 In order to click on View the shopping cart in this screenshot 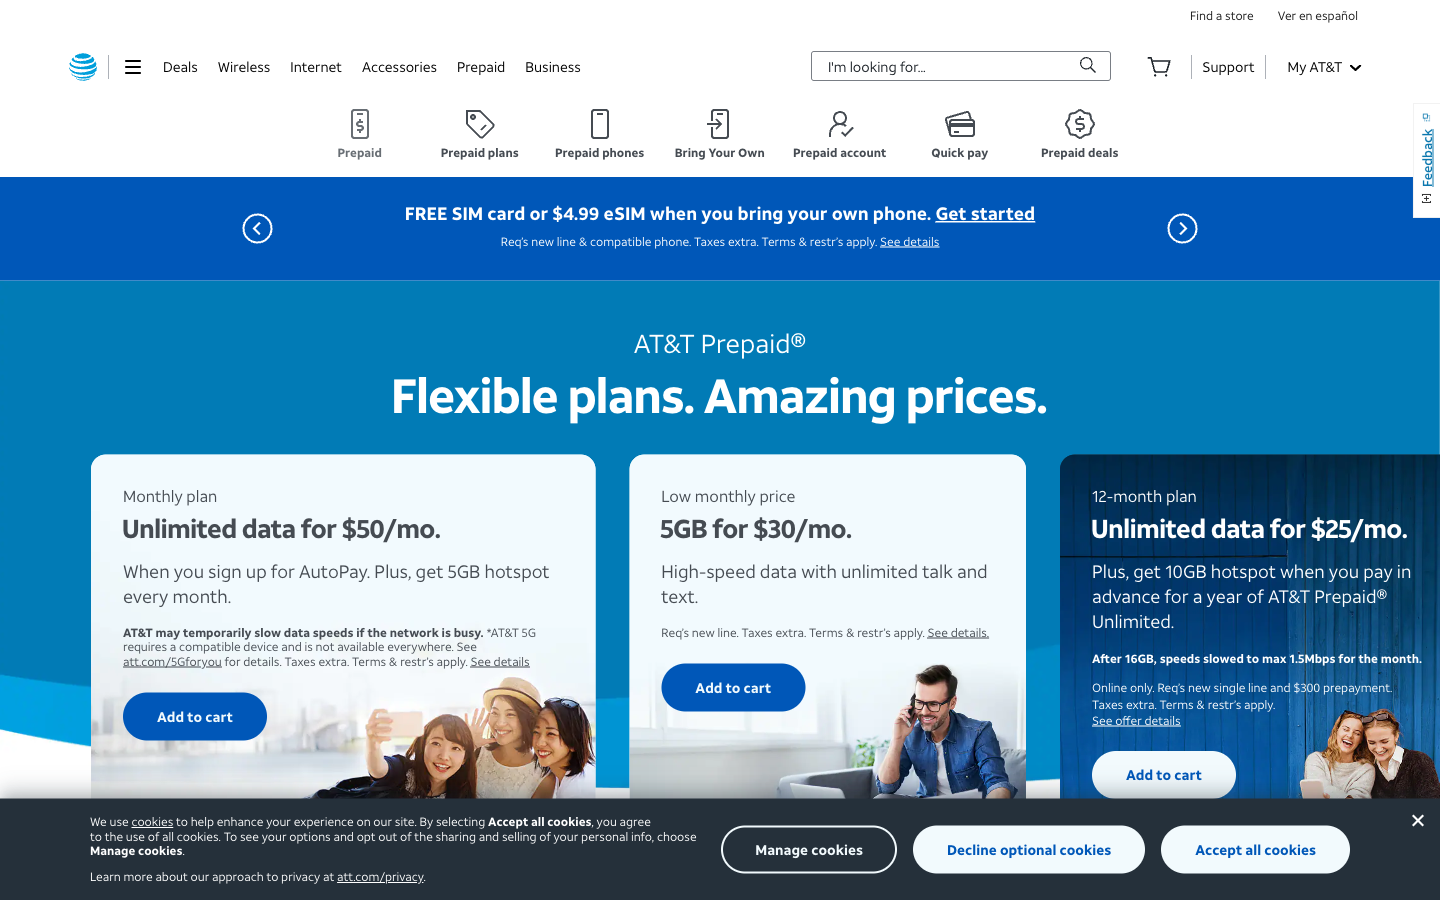, I will do `click(1159, 65)`.